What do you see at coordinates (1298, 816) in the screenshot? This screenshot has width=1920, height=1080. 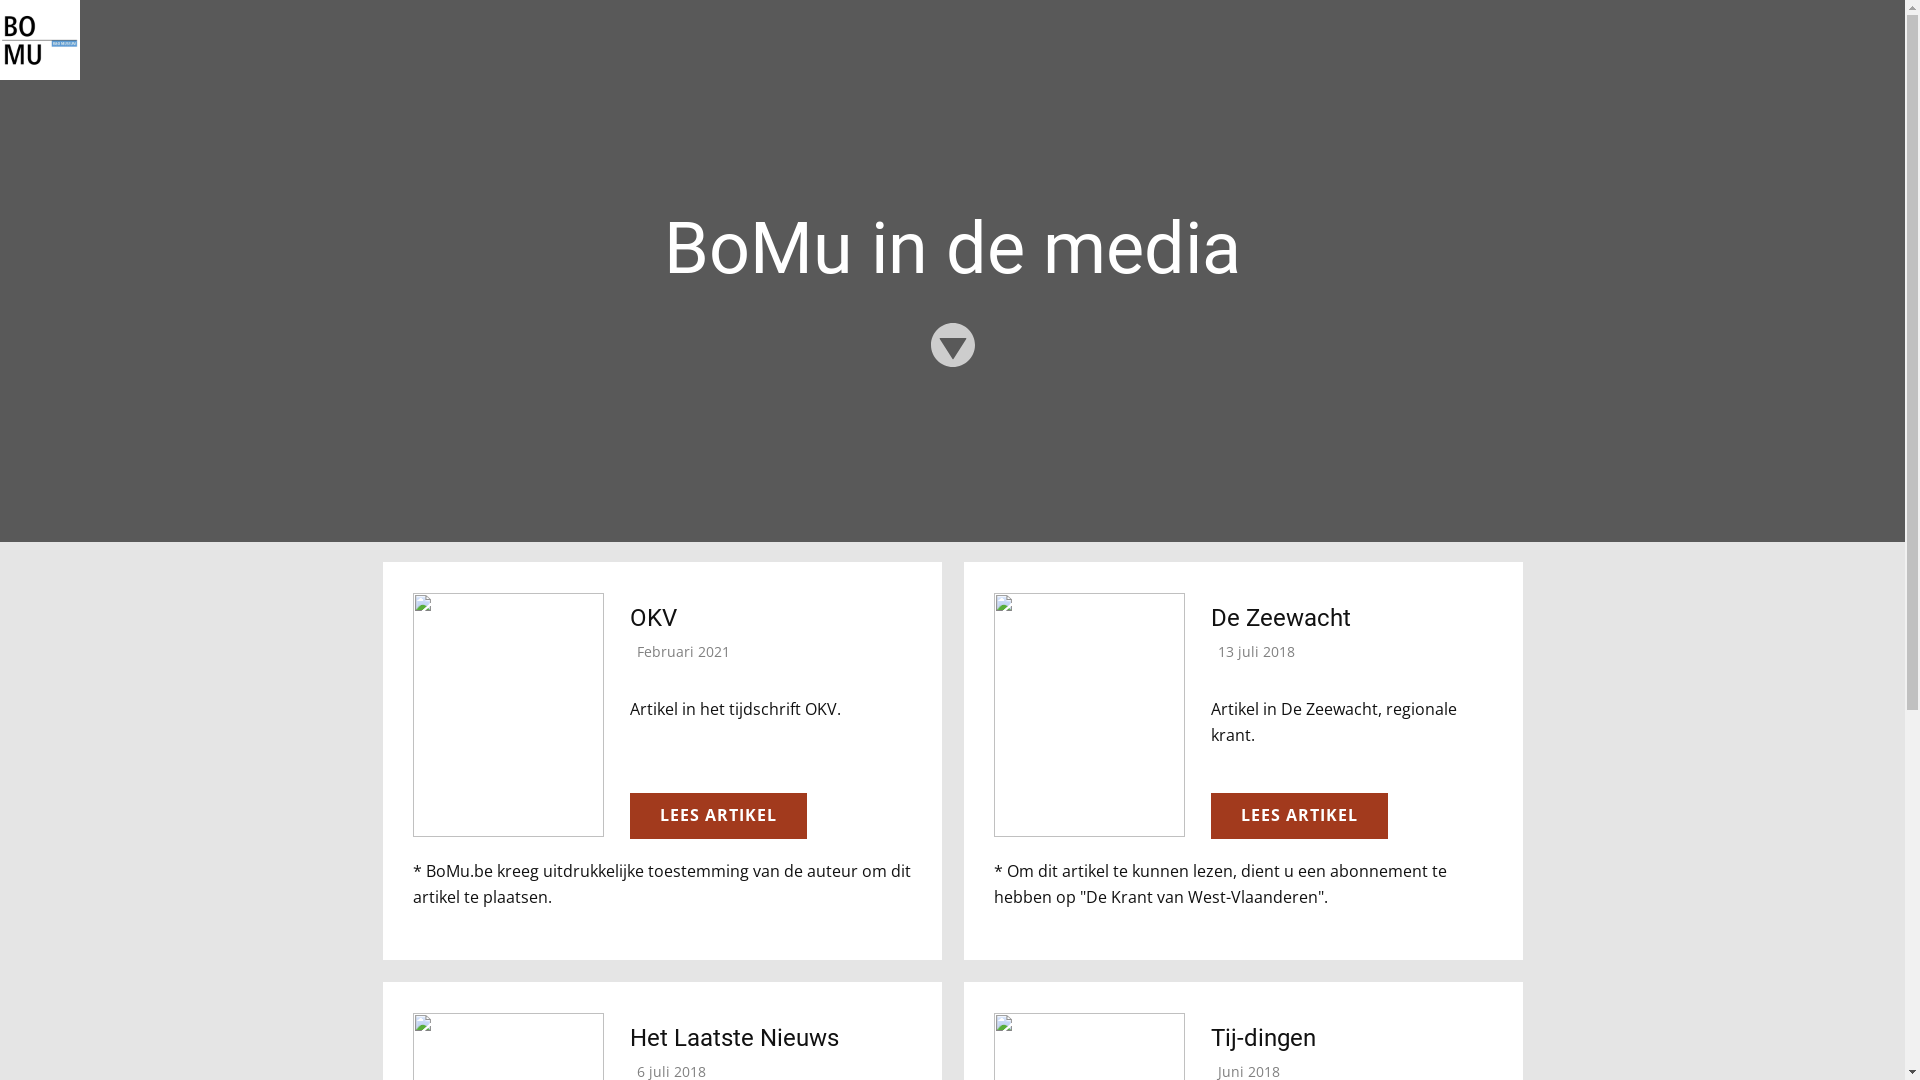 I see `'LEES ARTIKEL'` at bounding box center [1298, 816].